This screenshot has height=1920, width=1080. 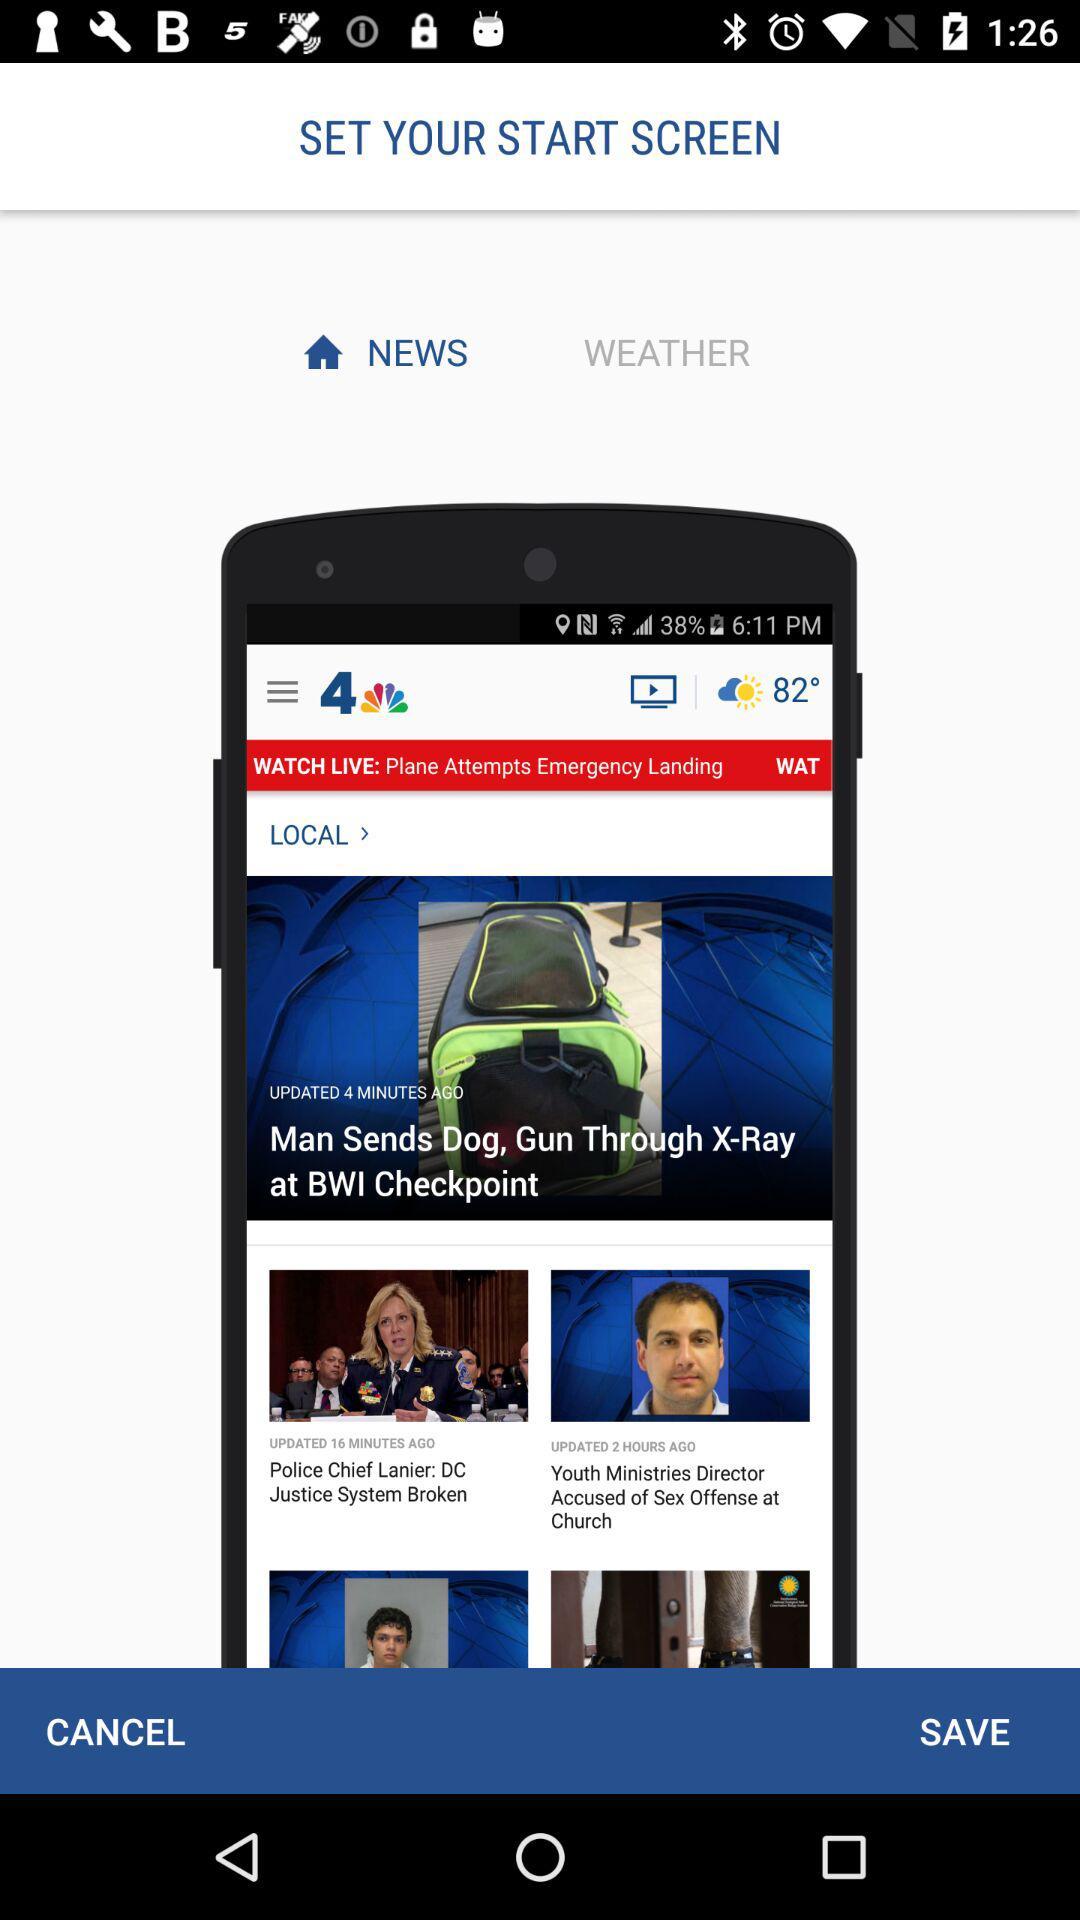 What do you see at coordinates (411, 351) in the screenshot?
I see `the news` at bounding box center [411, 351].